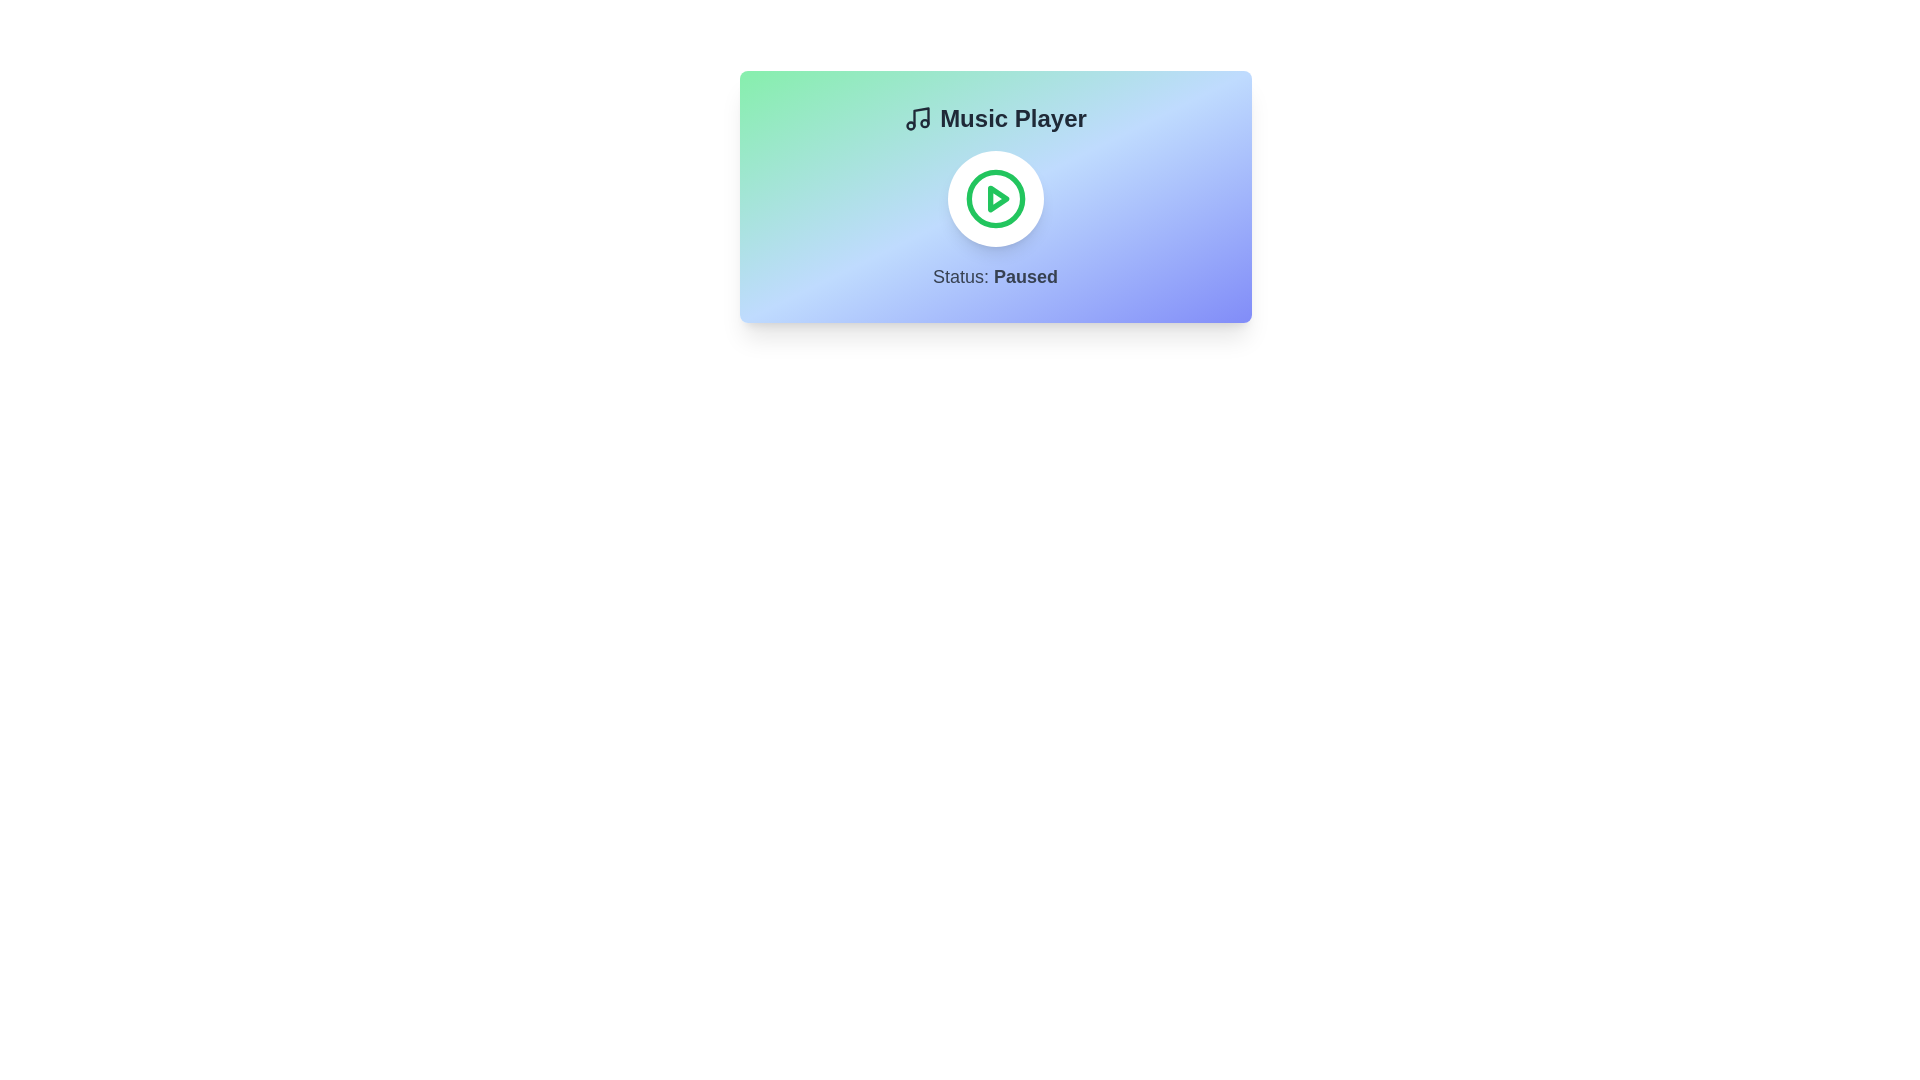 This screenshot has height=1080, width=1920. I want to click on the play button to toggle the play/pause state of the music player, so click(995, 199).